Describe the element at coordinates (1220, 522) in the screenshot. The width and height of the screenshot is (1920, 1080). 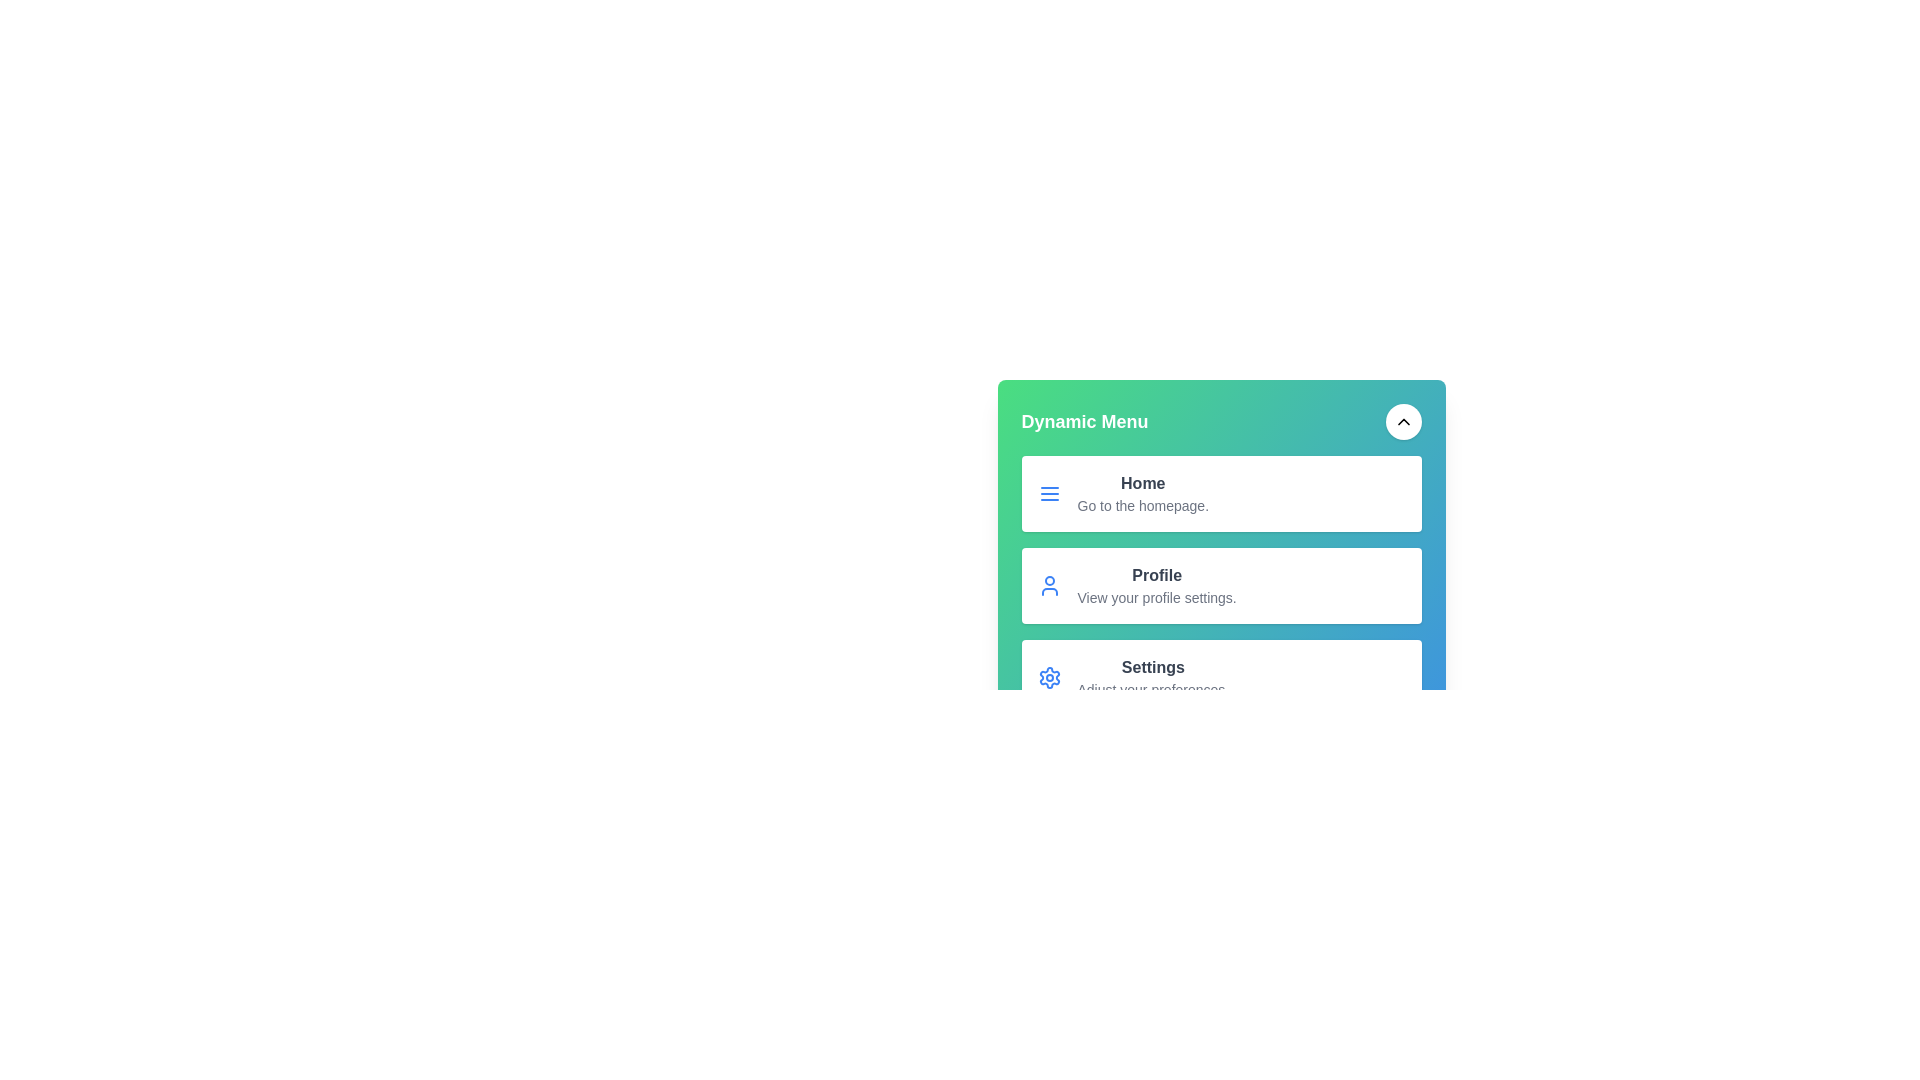
I see `the first menu option under the 'Dynamic Menu' header` at that location.